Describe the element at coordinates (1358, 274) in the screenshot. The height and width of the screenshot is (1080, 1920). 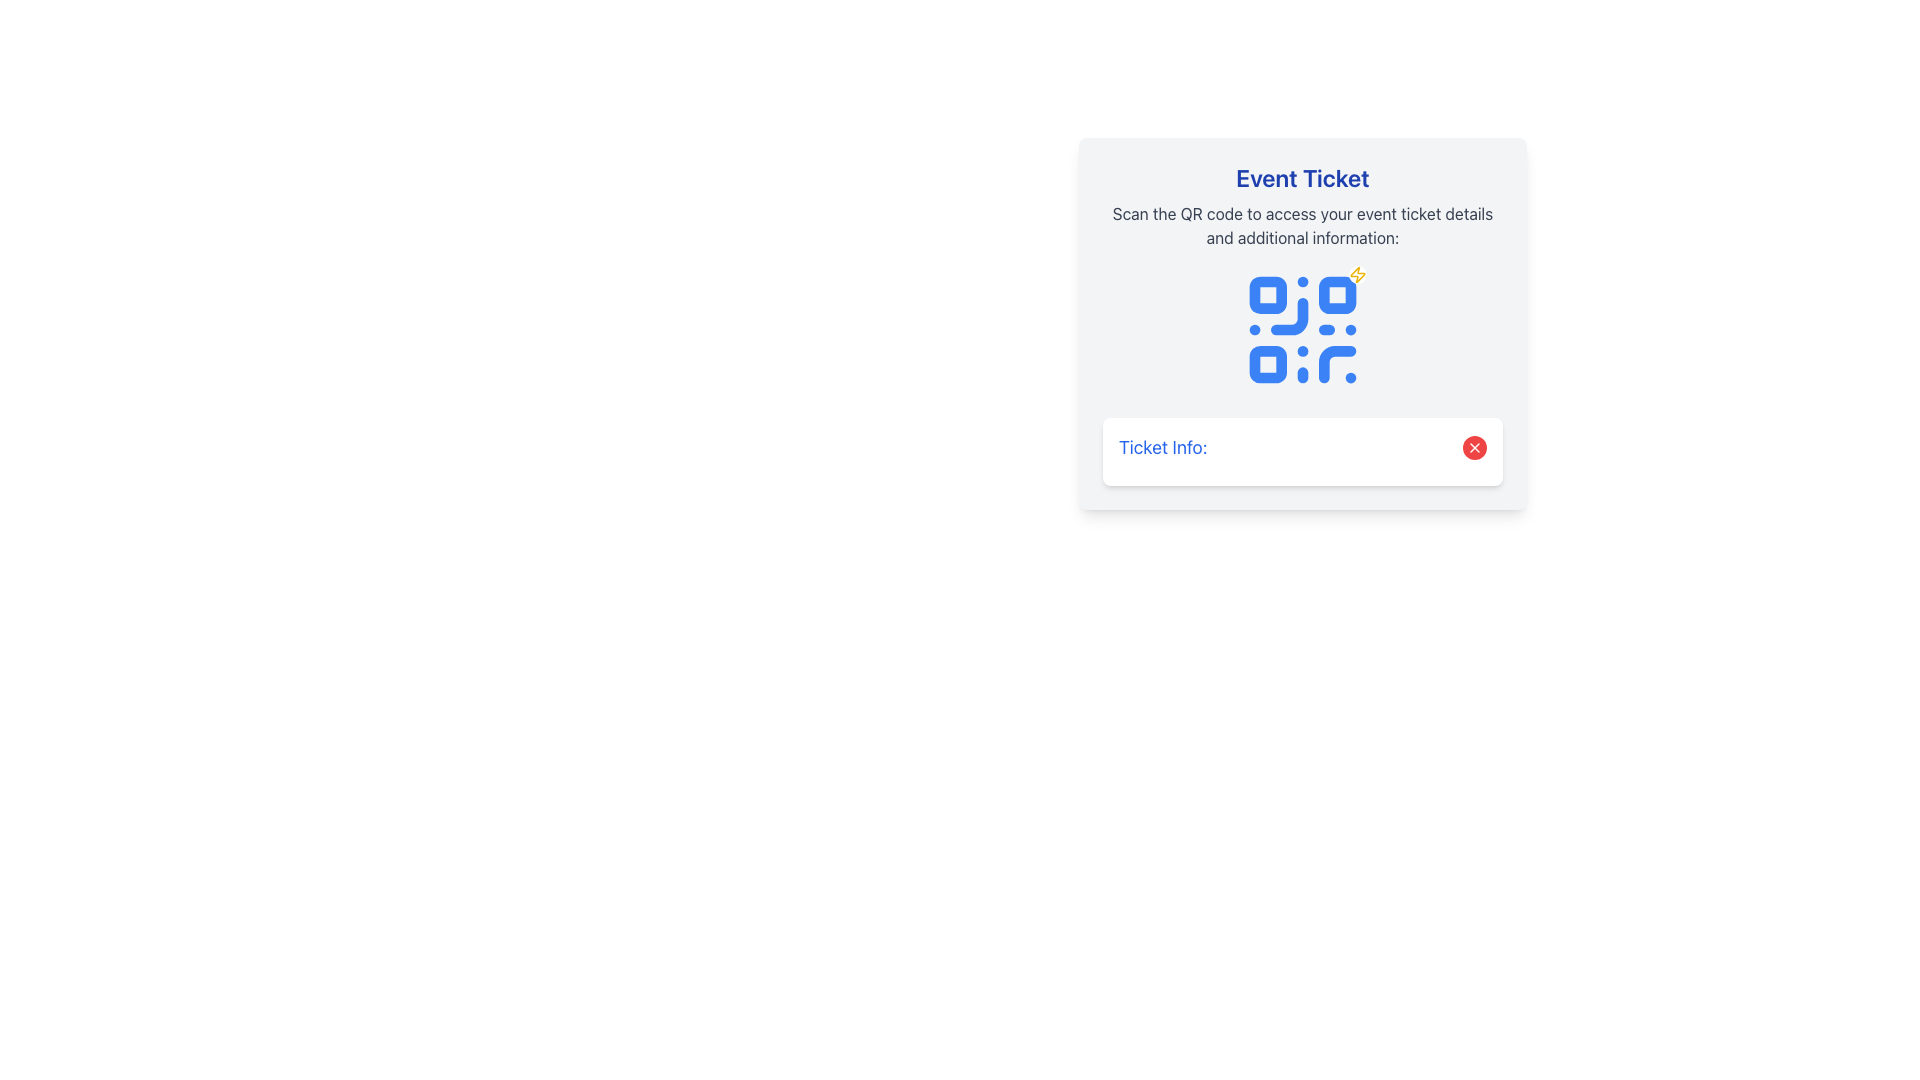
I see `the lightning bolt decorative icon in the upper-right corner of the QR code on the Event Ticket card` at that location.